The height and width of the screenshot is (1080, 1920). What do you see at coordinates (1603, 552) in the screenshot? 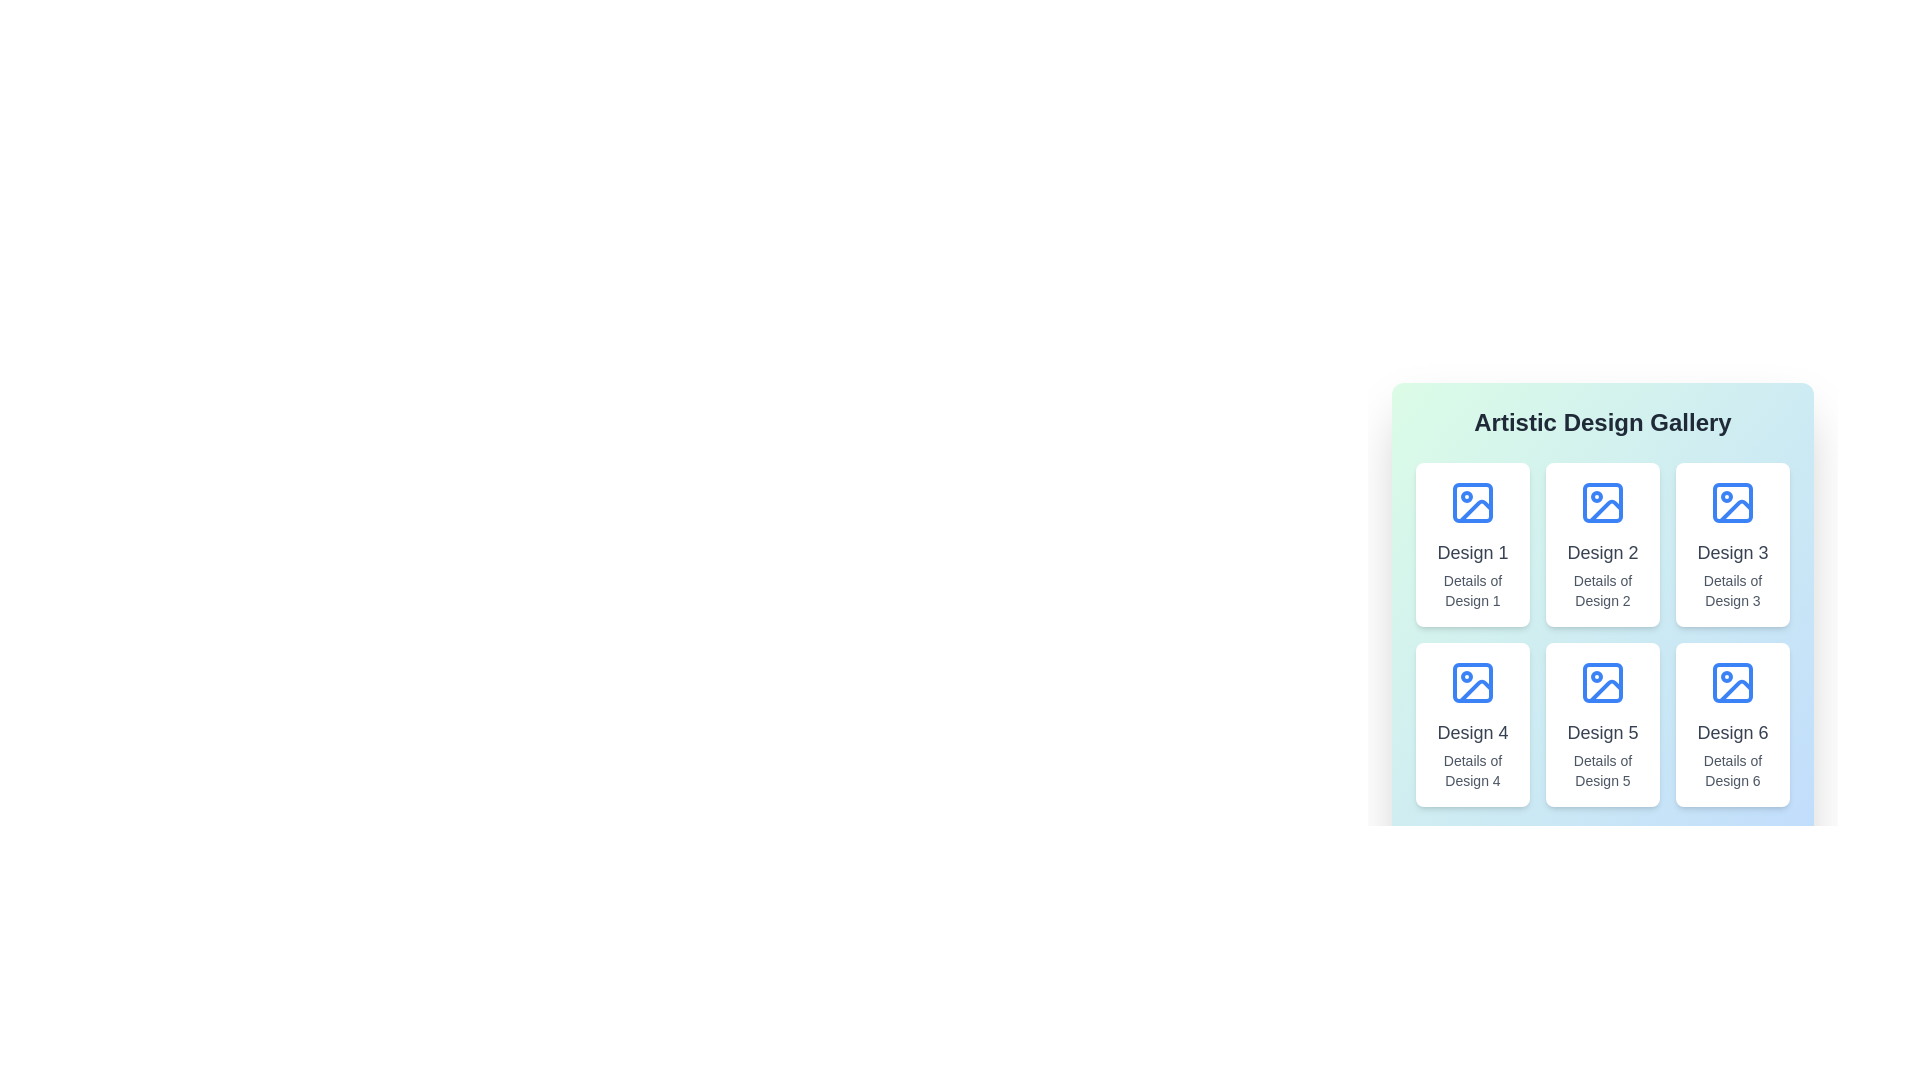
I see `the text label displaying 'Design 2' by moving the cursor to its center for reading` at bounding box center [1603, 552].